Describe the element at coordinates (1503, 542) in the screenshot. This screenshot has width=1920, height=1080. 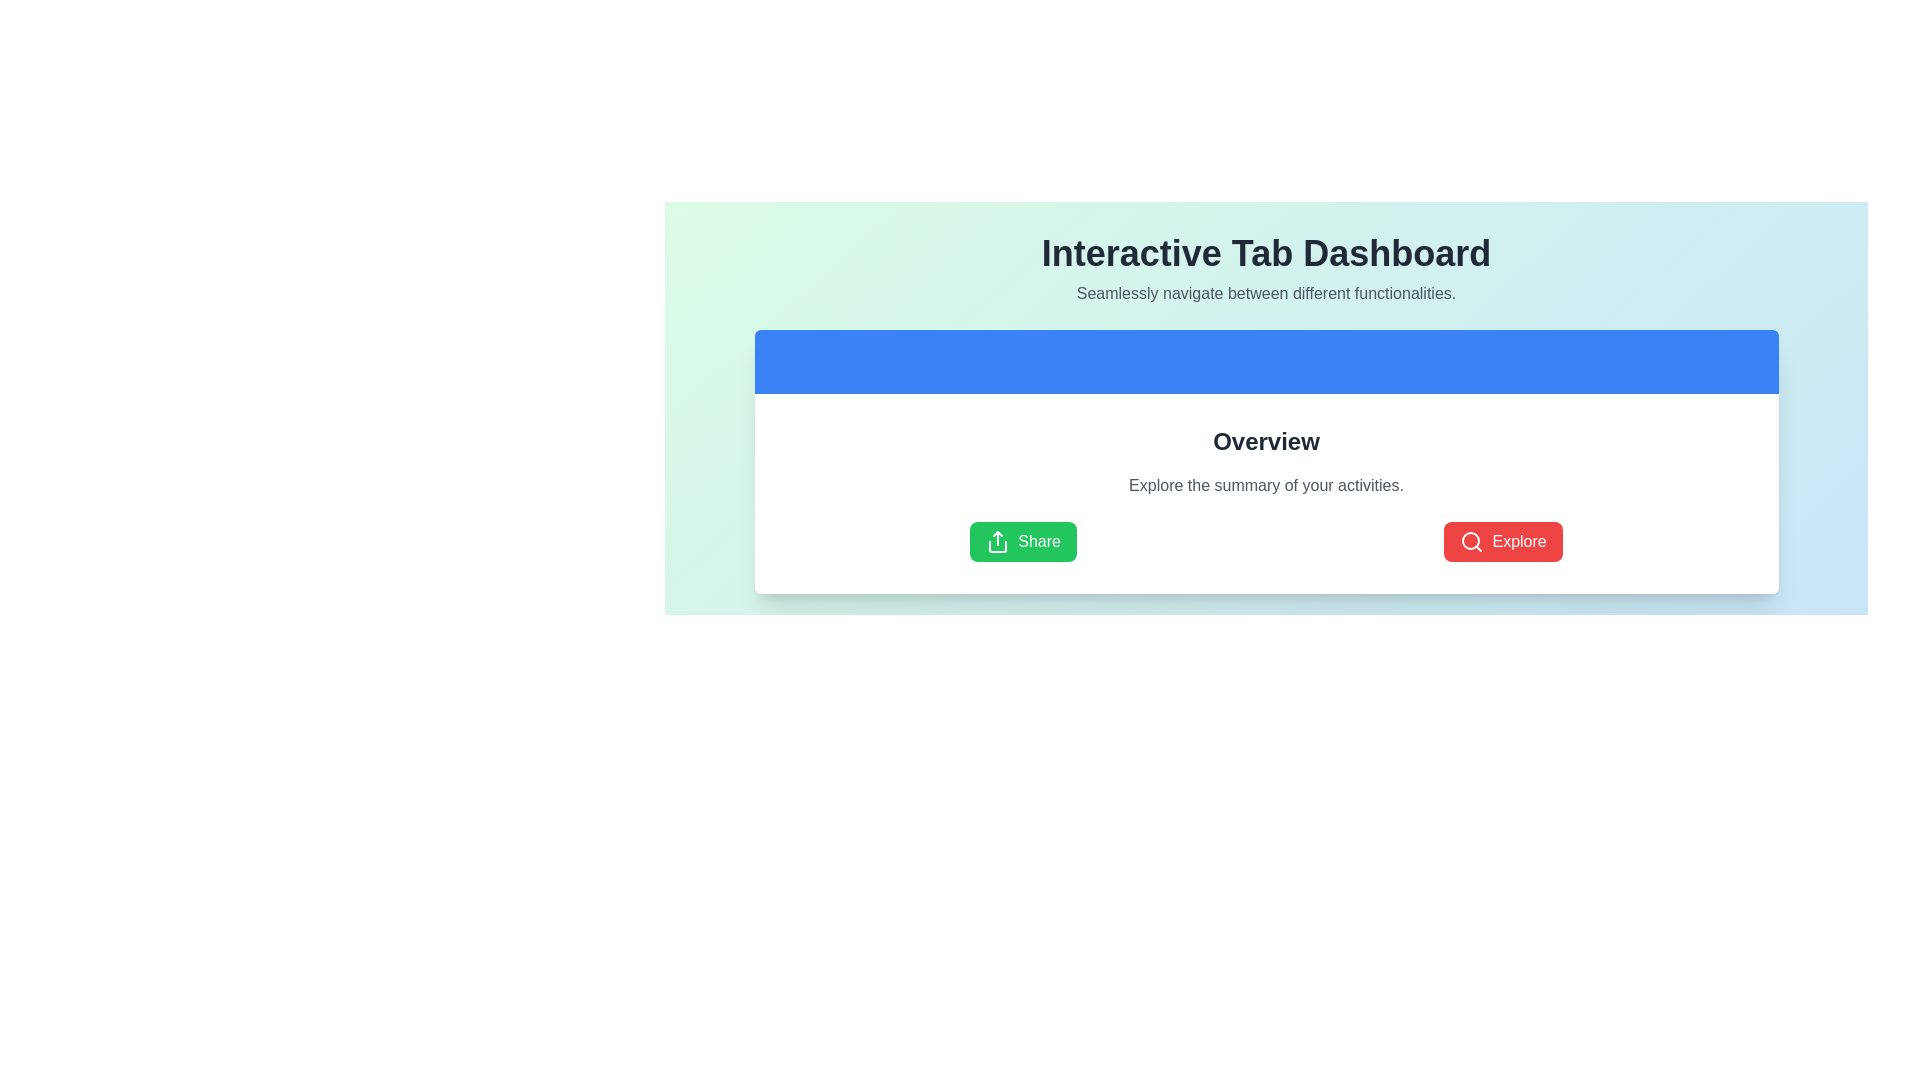
I see `the red 'Explore' button, which has rounded corners and white text, located to the right of the green 'Share' button` at that location.